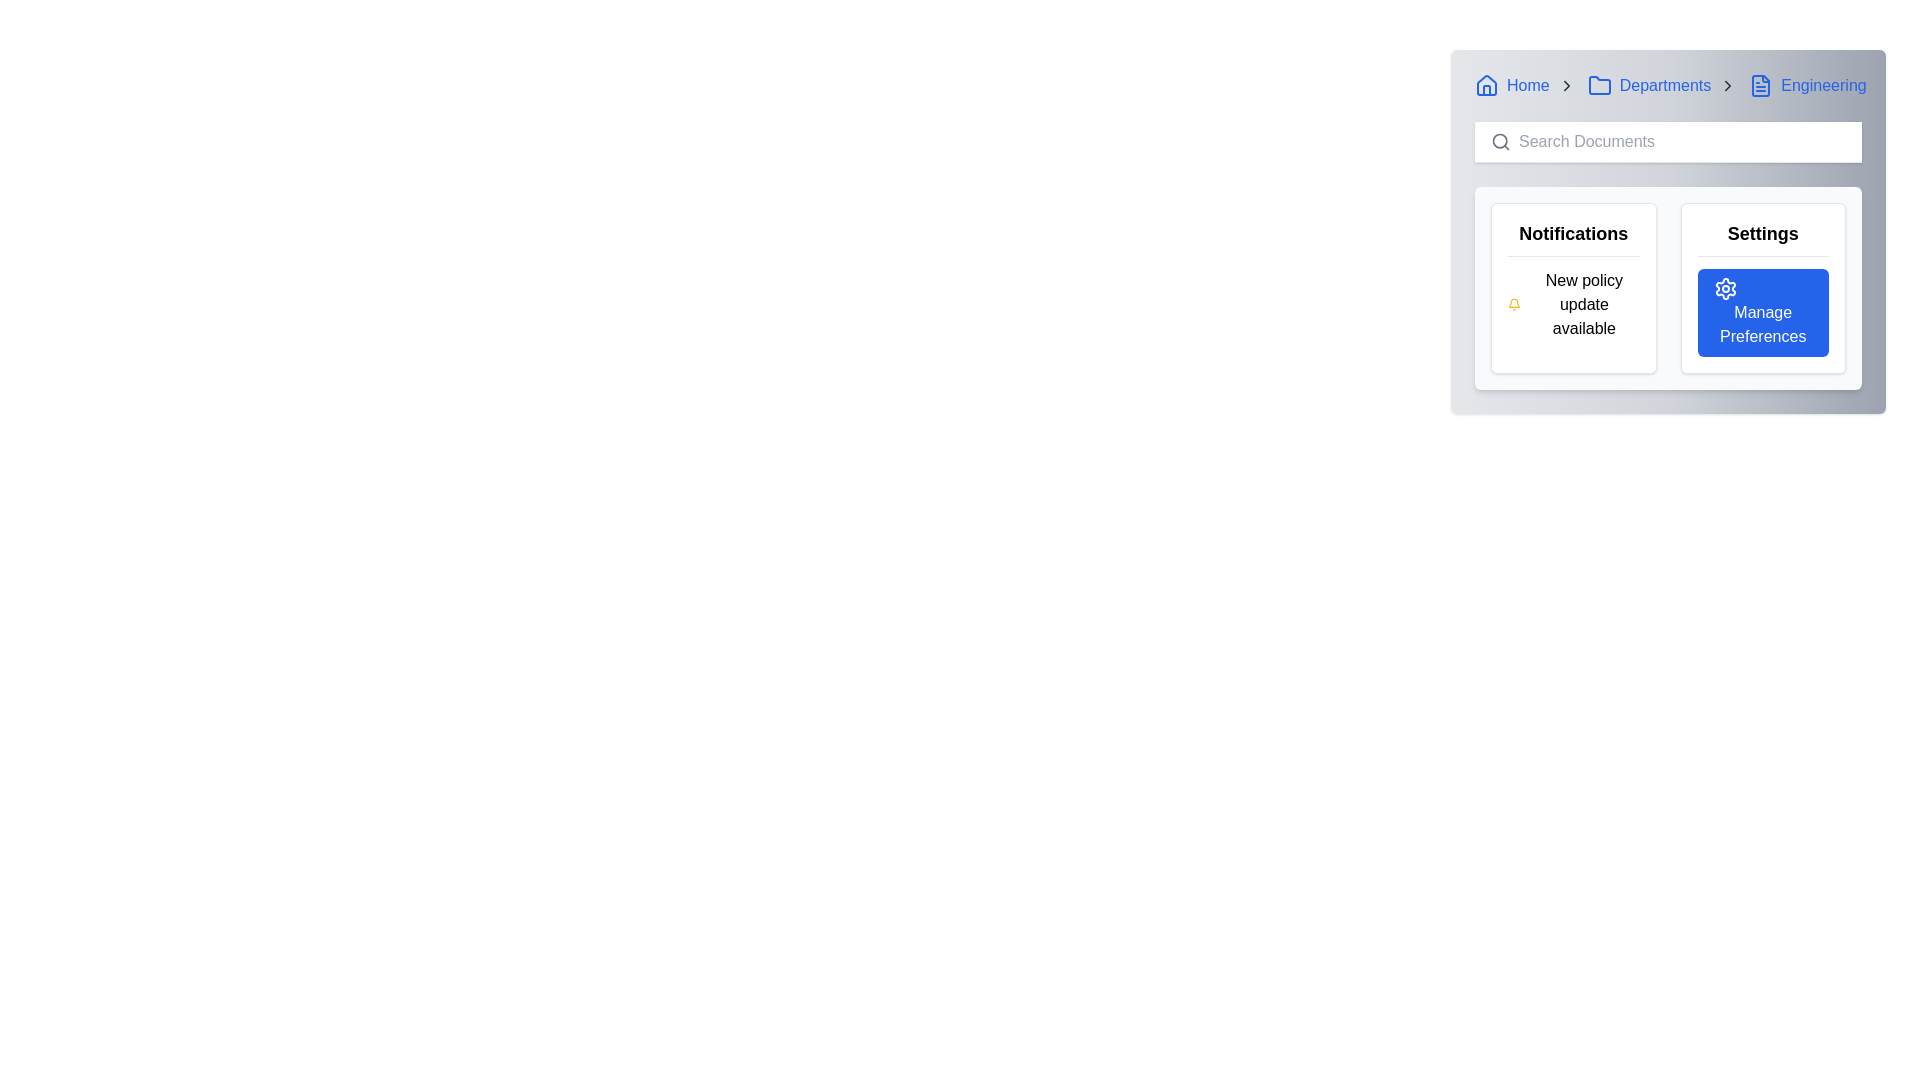 The image size is (1920, 1080). Describe the element at coordinates (1727, 84) in the screenshot. I see `the rightward-pointing chevron icon in the breadcrumb navigation, located between 'Departments' and 'Engineering'` at that location.